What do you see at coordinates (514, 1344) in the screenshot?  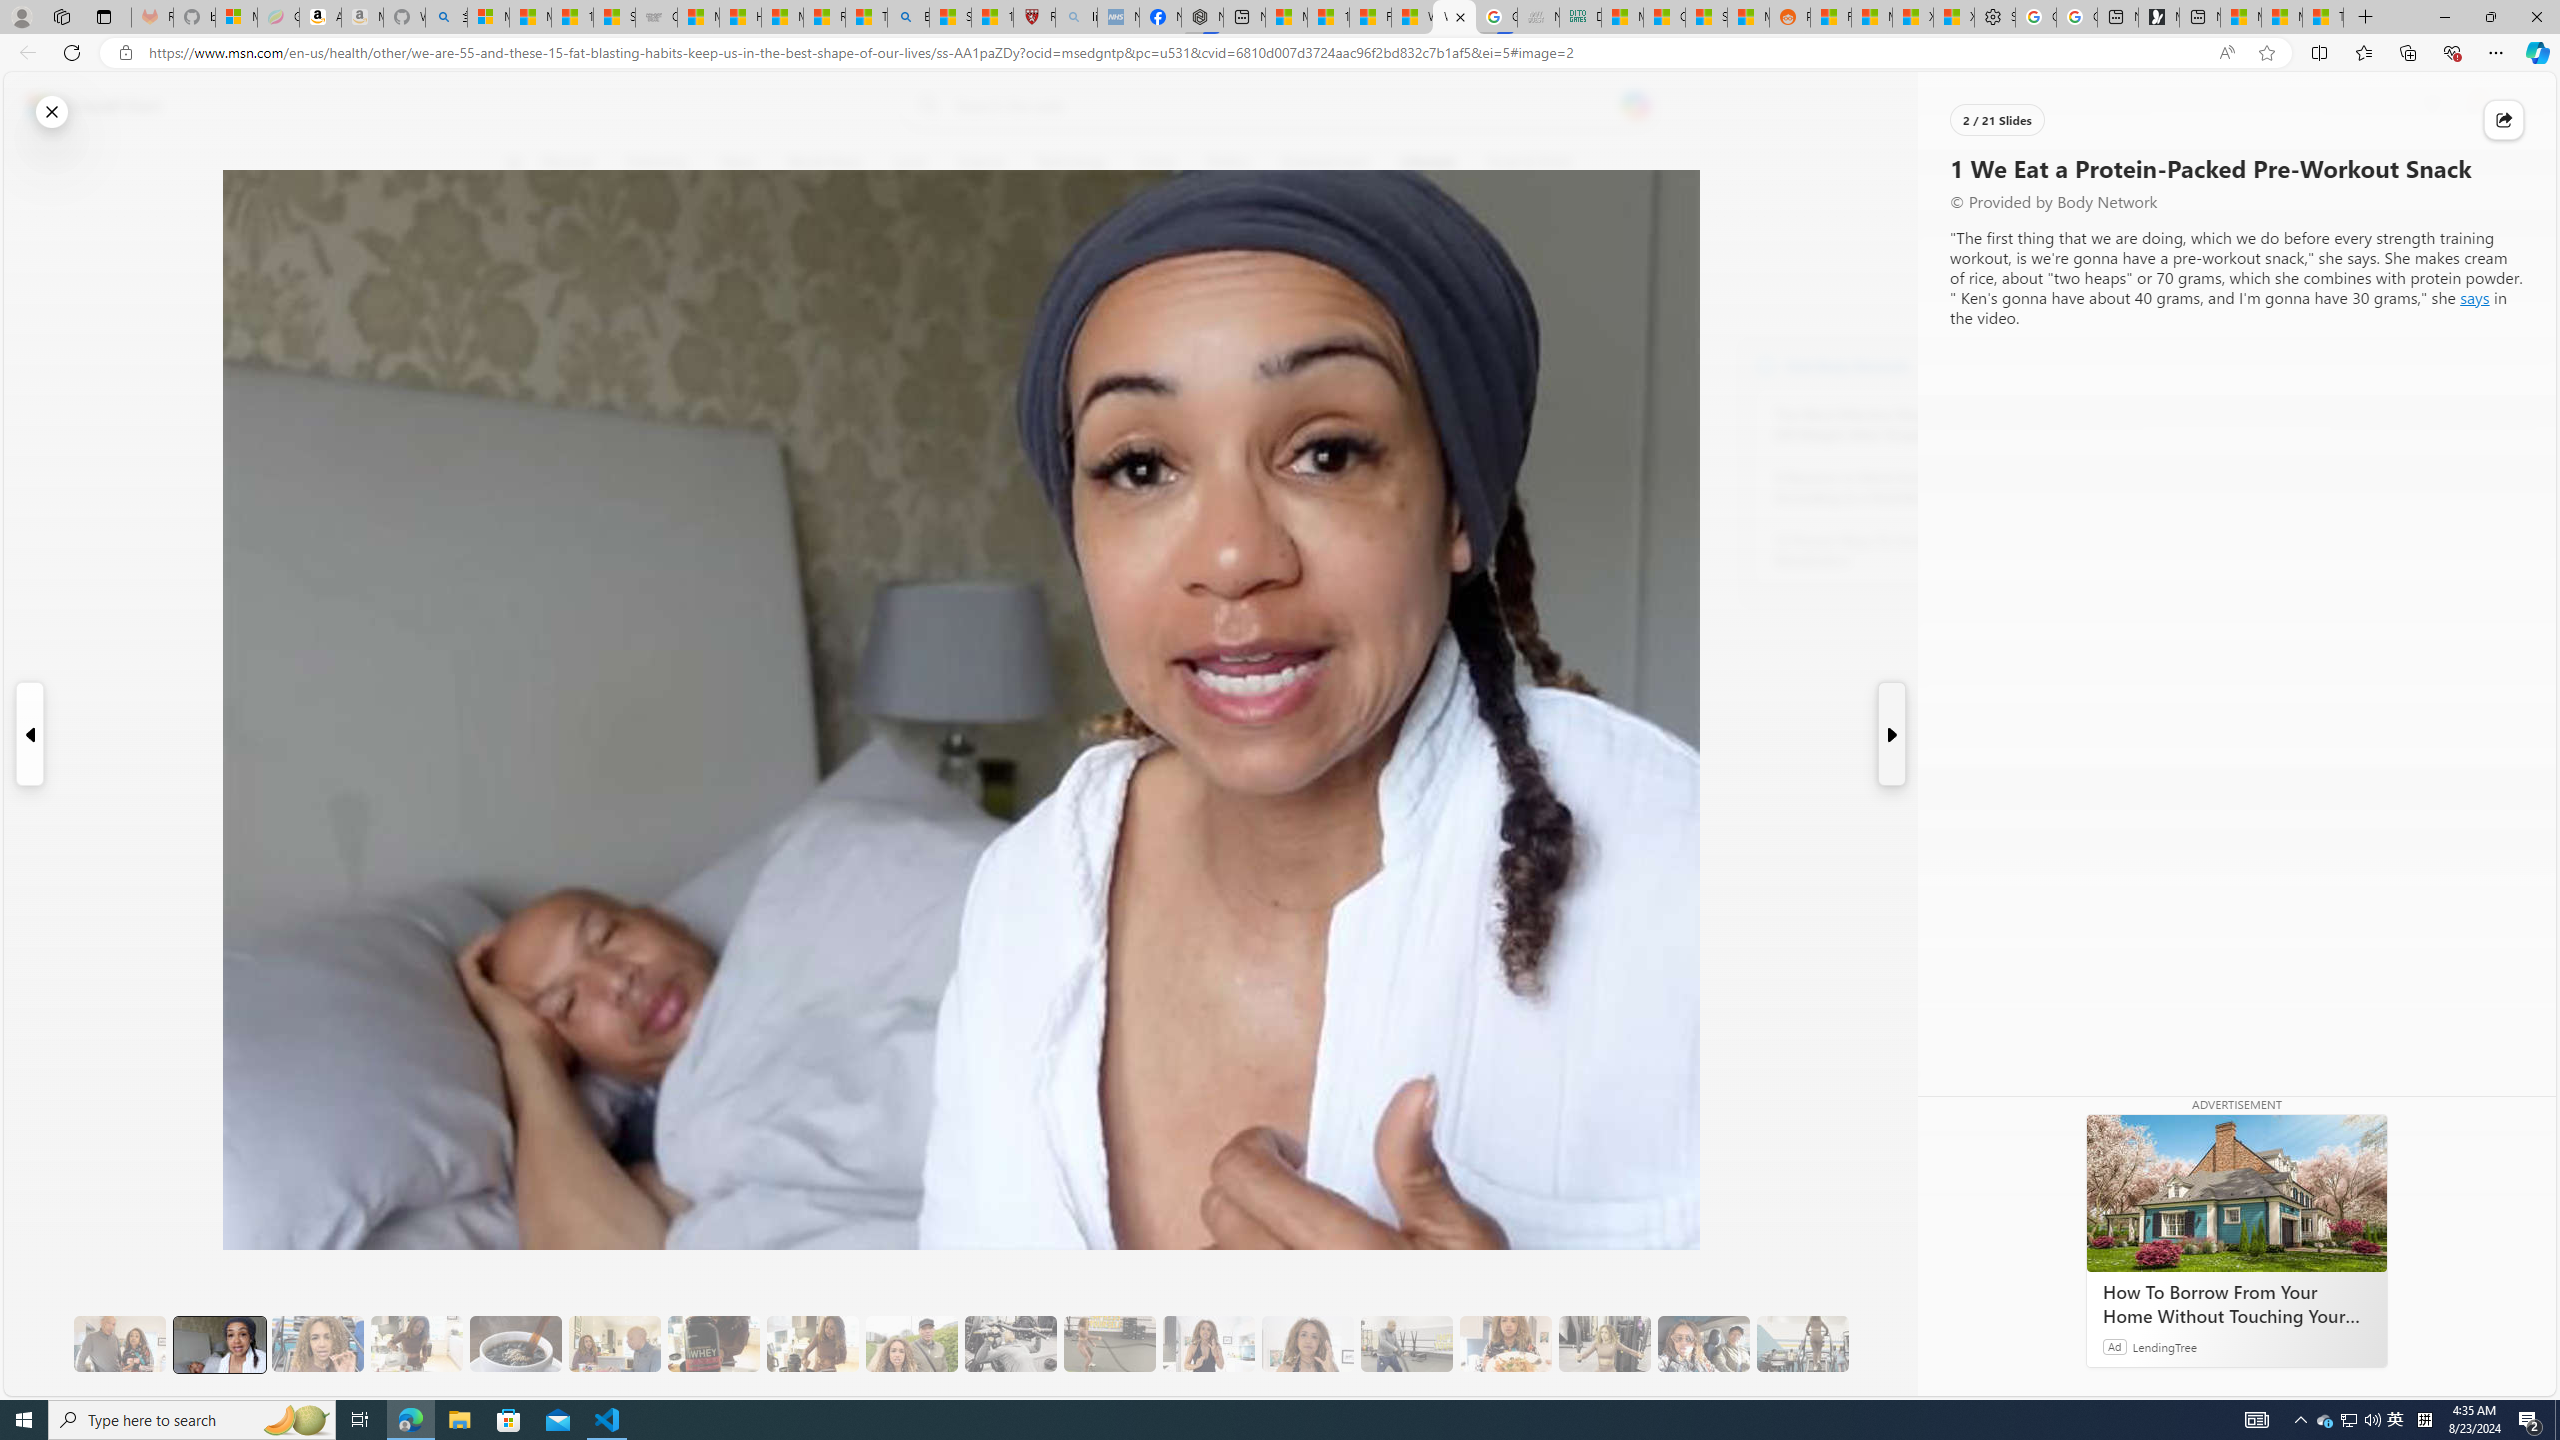 I see `'8 Be Mindful of Coffee'` at bounding box center [514, 1344].